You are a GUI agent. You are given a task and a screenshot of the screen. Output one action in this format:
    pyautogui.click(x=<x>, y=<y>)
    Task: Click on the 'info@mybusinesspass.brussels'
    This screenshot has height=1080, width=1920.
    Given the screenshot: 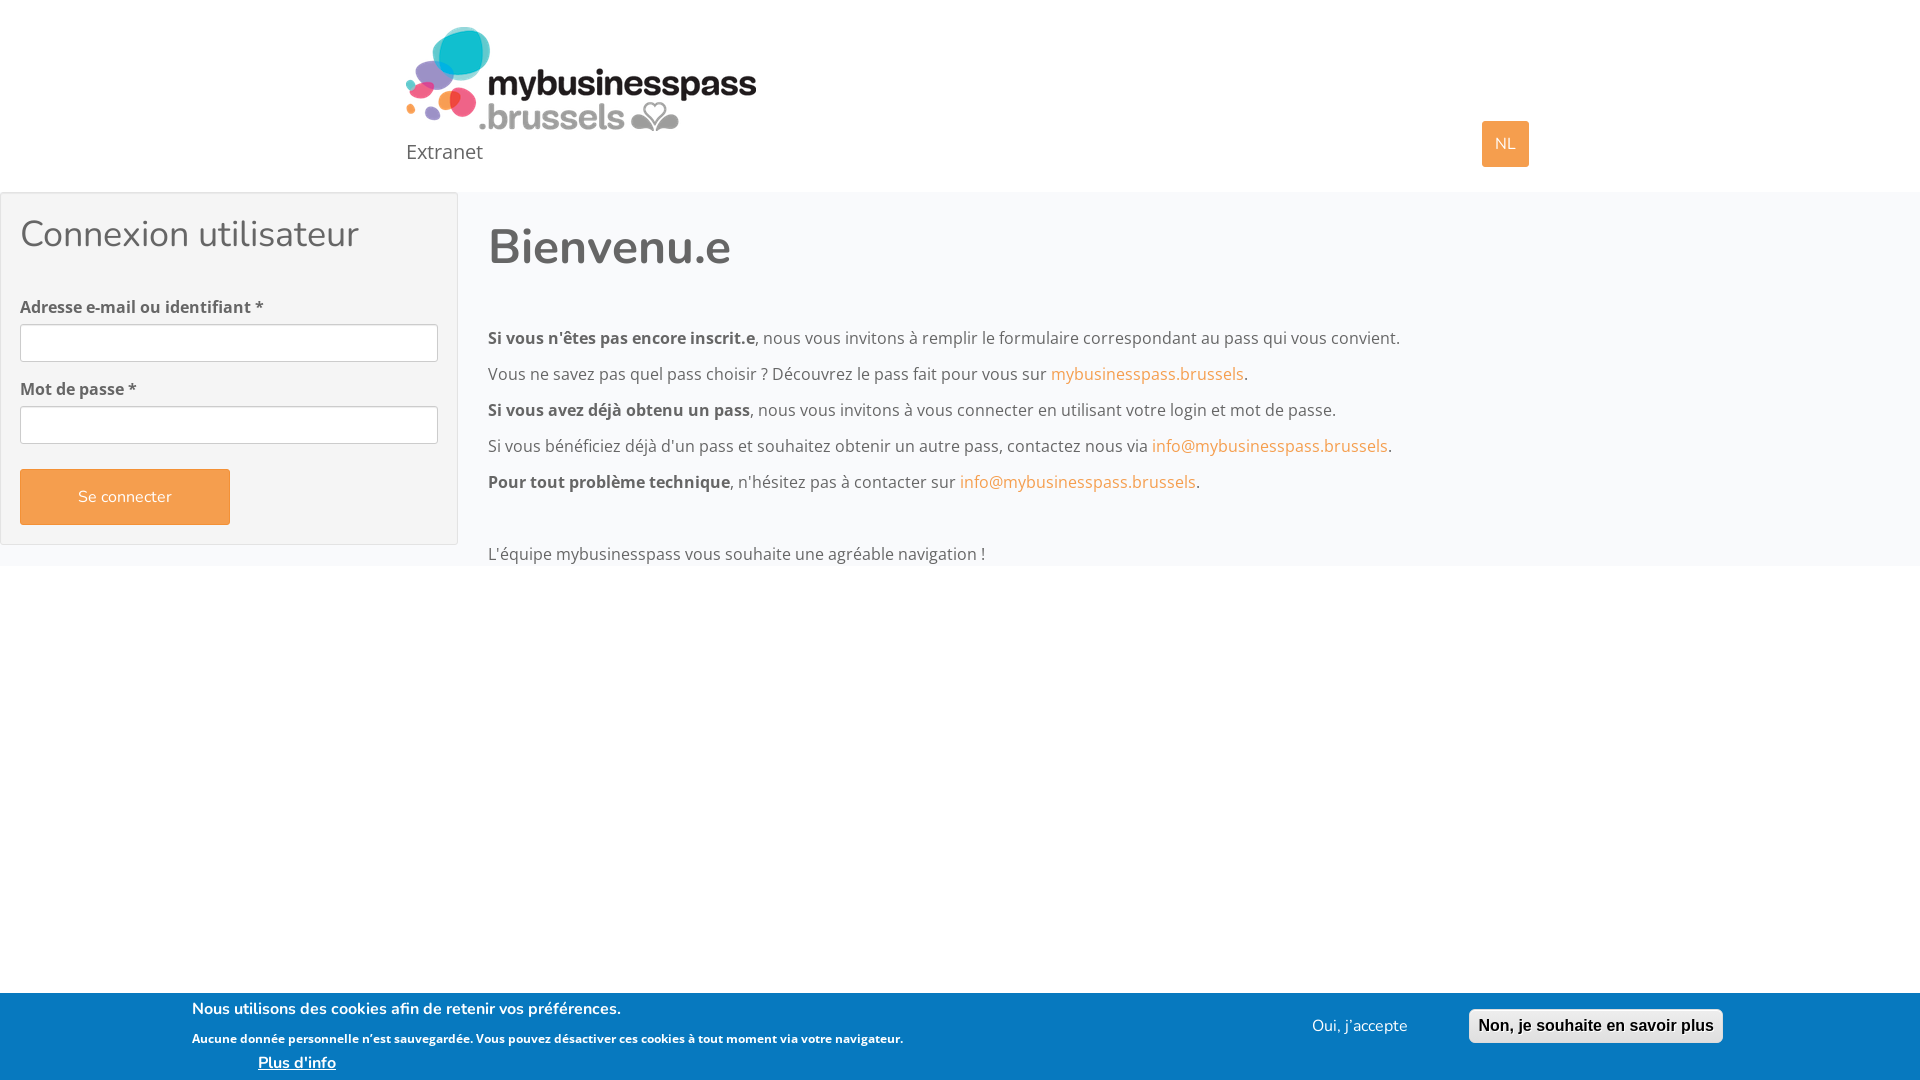 What is the action you would take?
    pyautogui.click(x=1077, y=482)
    